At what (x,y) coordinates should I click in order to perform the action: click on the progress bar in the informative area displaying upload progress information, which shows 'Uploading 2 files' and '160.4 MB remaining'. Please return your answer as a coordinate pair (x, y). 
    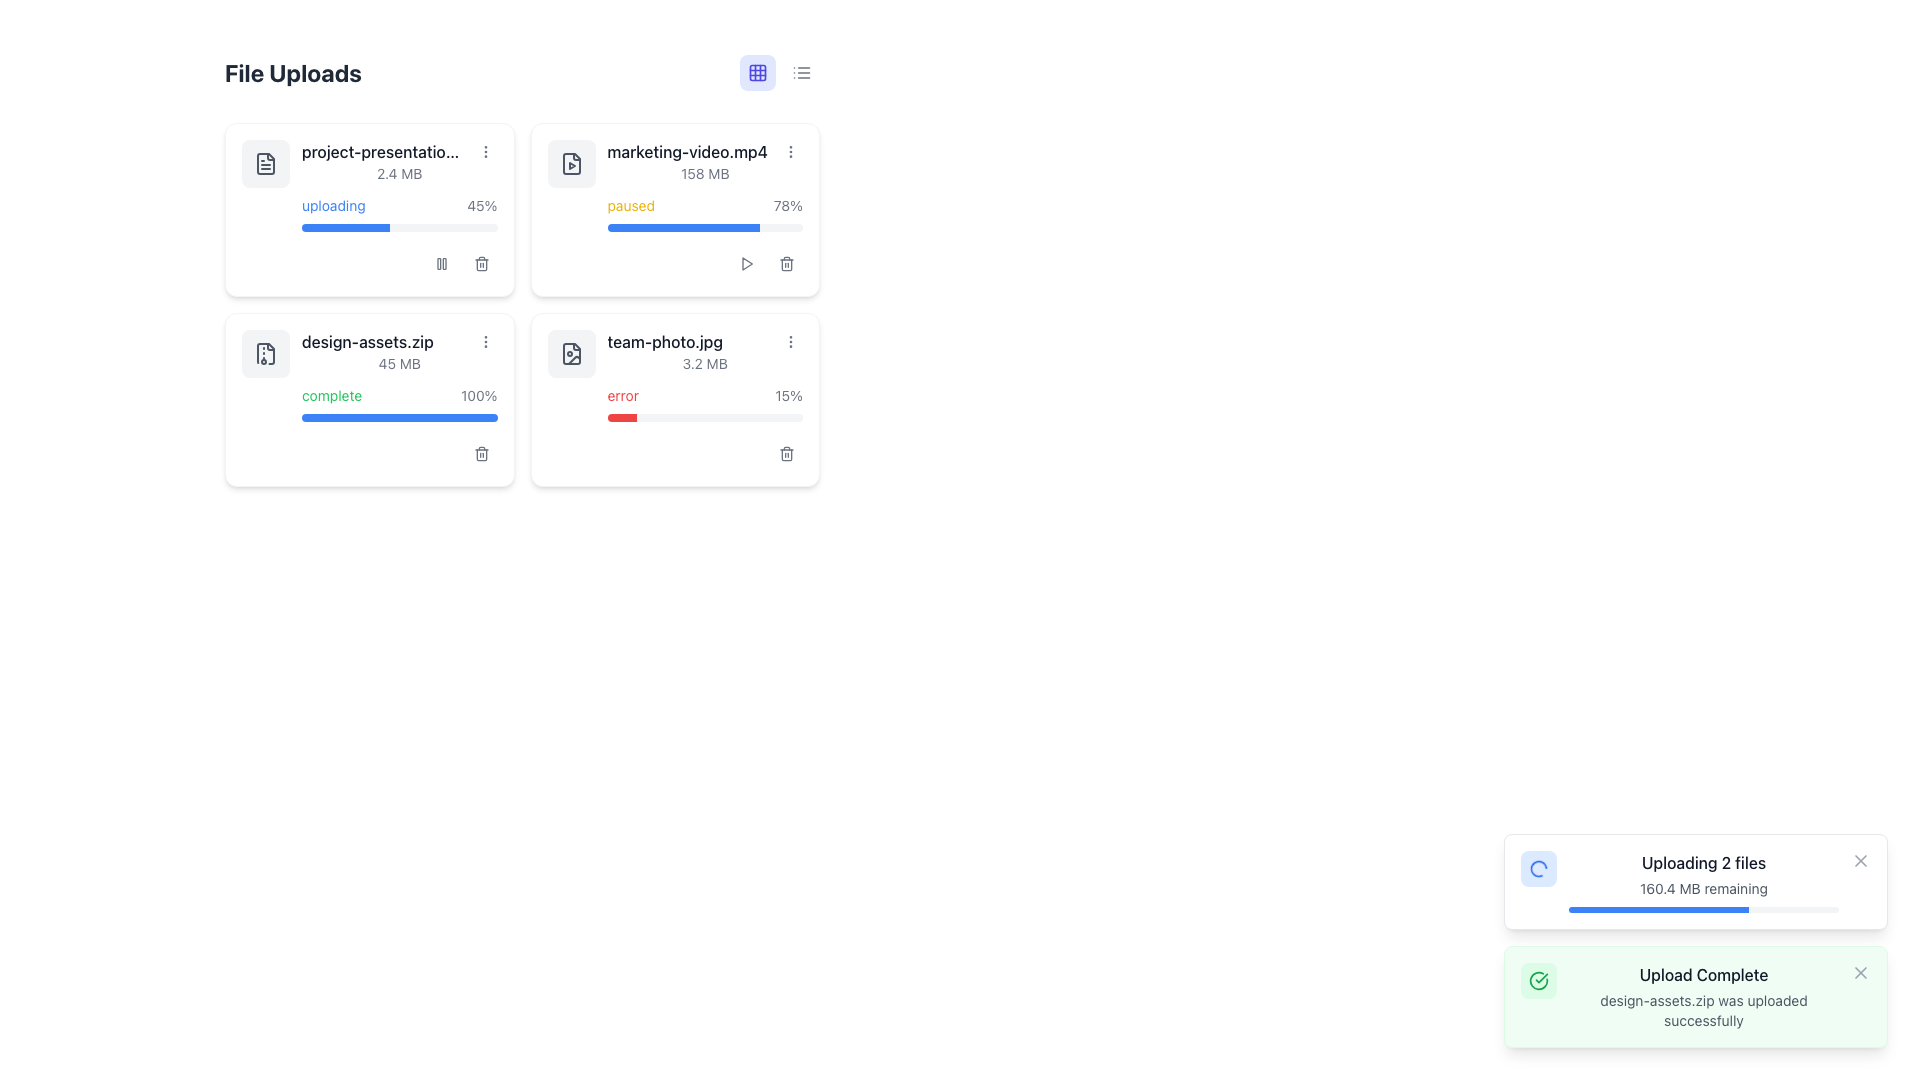
    Looking at the image, I should click on (1703, 881).